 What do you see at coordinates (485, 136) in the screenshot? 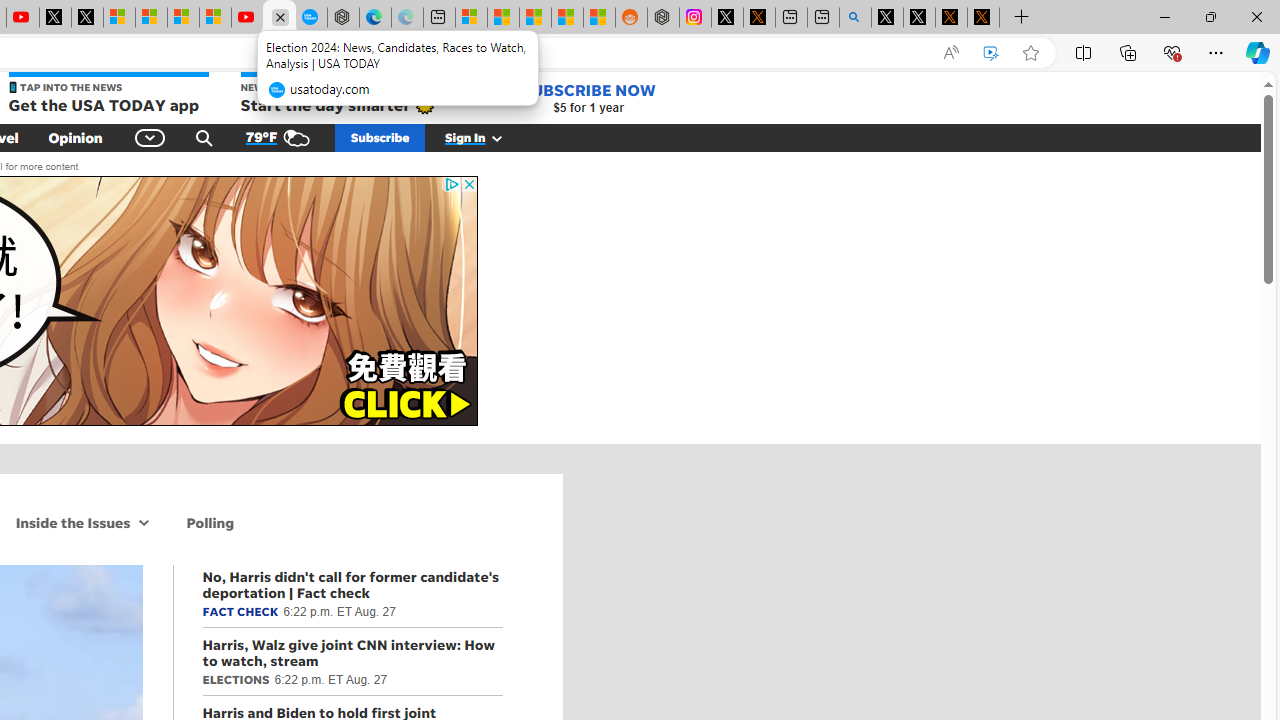
I see `'Sign In'` at bounding box center [485, 136].